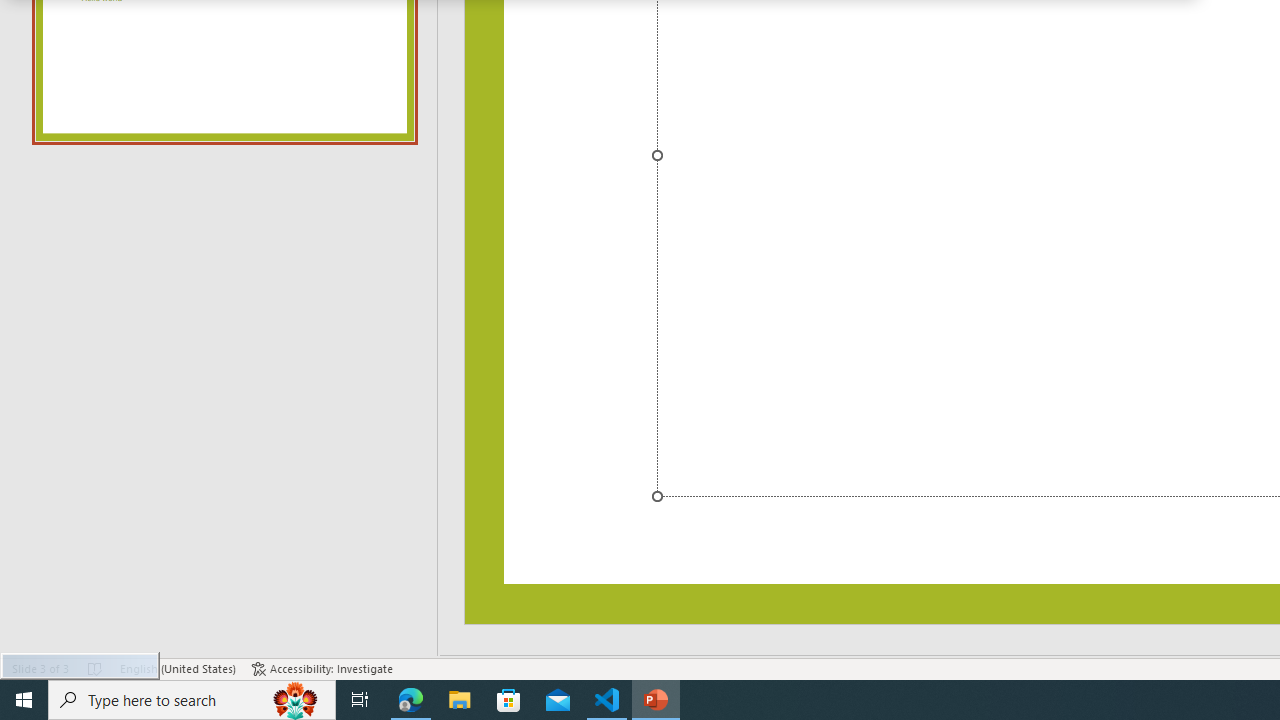 This screenshot has width=1280, height=720. What do you see at coordinates (294, 698) in the screenshot?
I see `'Search highlights icon opens search home window'` at bounding box center [294, 698].